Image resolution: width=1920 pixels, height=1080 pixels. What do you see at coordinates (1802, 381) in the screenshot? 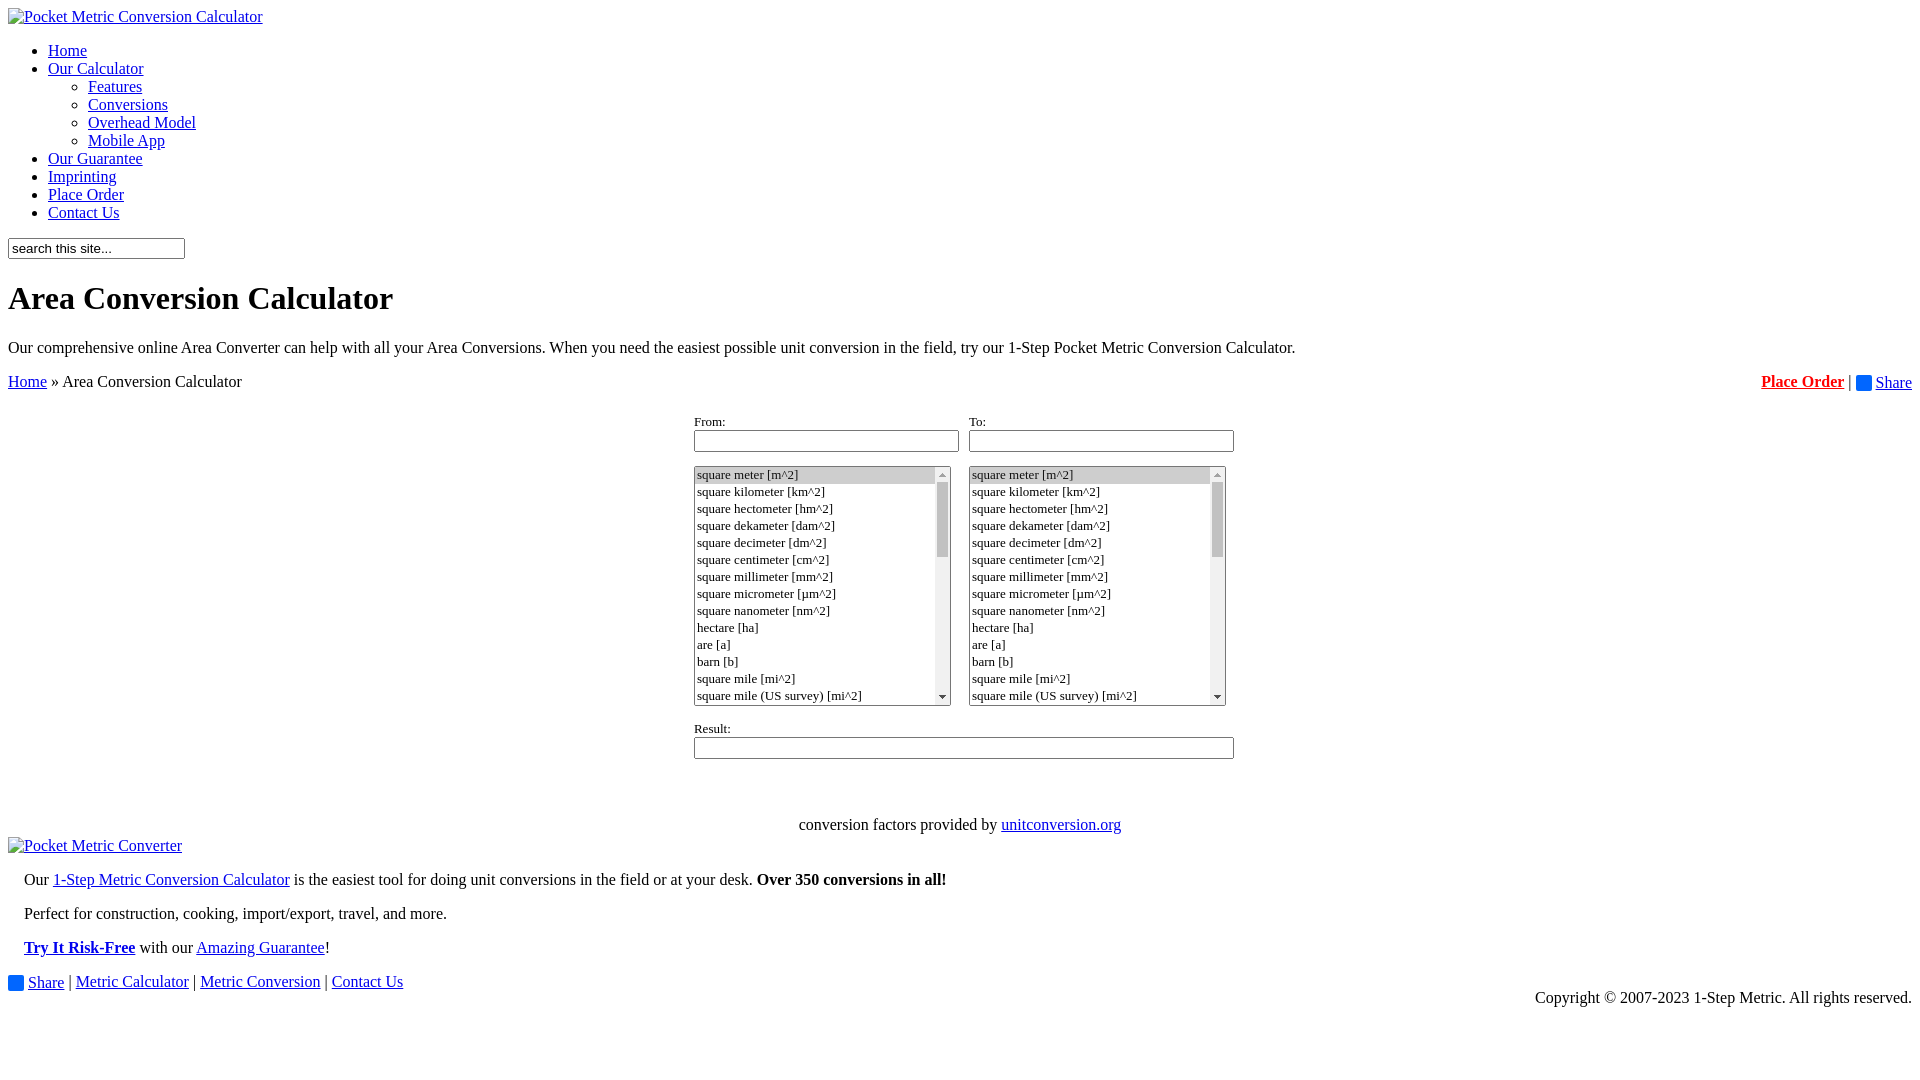
I see `'Place Order'` at bounding box center [1802, 381].